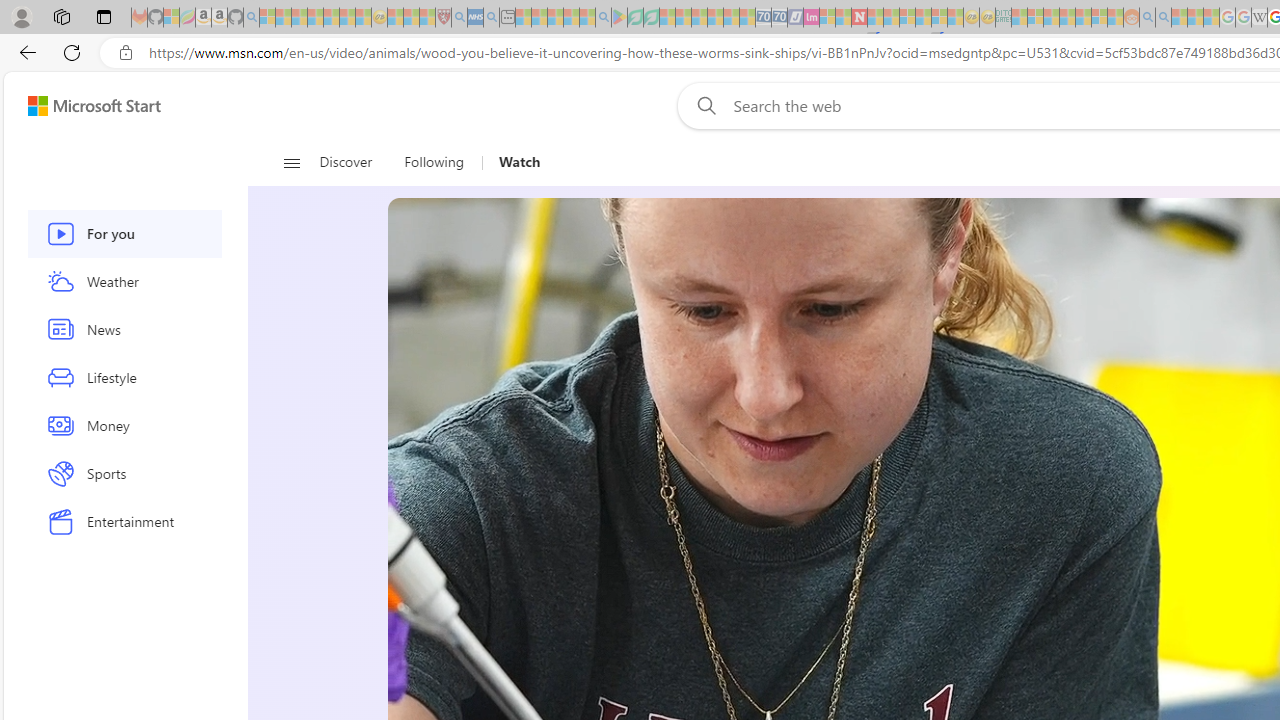  What do you see at coordinates (1258, 17) in the screenshot?
I see `'Target page - Wikipedia - Sleeping'` at bounding box center [1258, 17].